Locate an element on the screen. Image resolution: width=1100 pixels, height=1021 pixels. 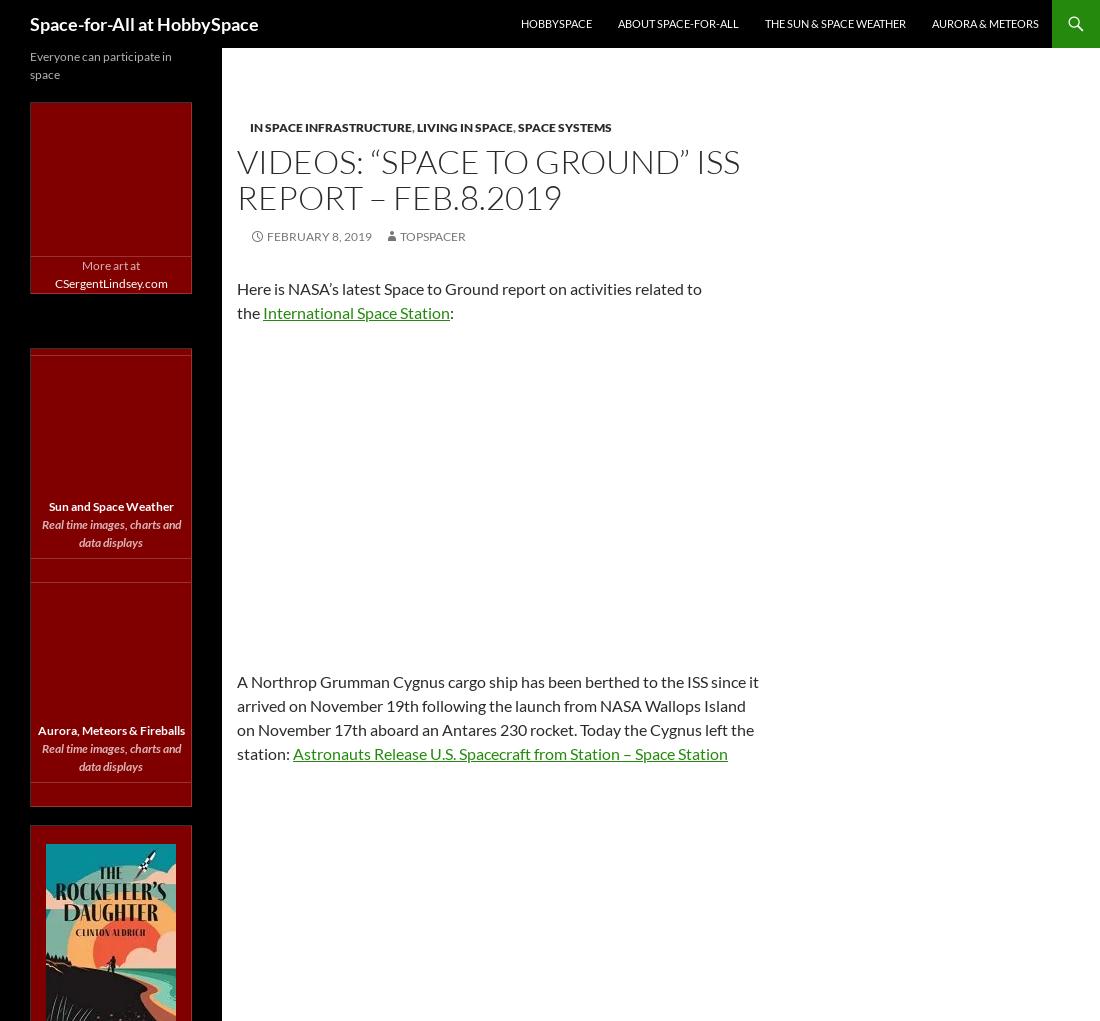
'Space Systems' is located at coordinates (563, 127).